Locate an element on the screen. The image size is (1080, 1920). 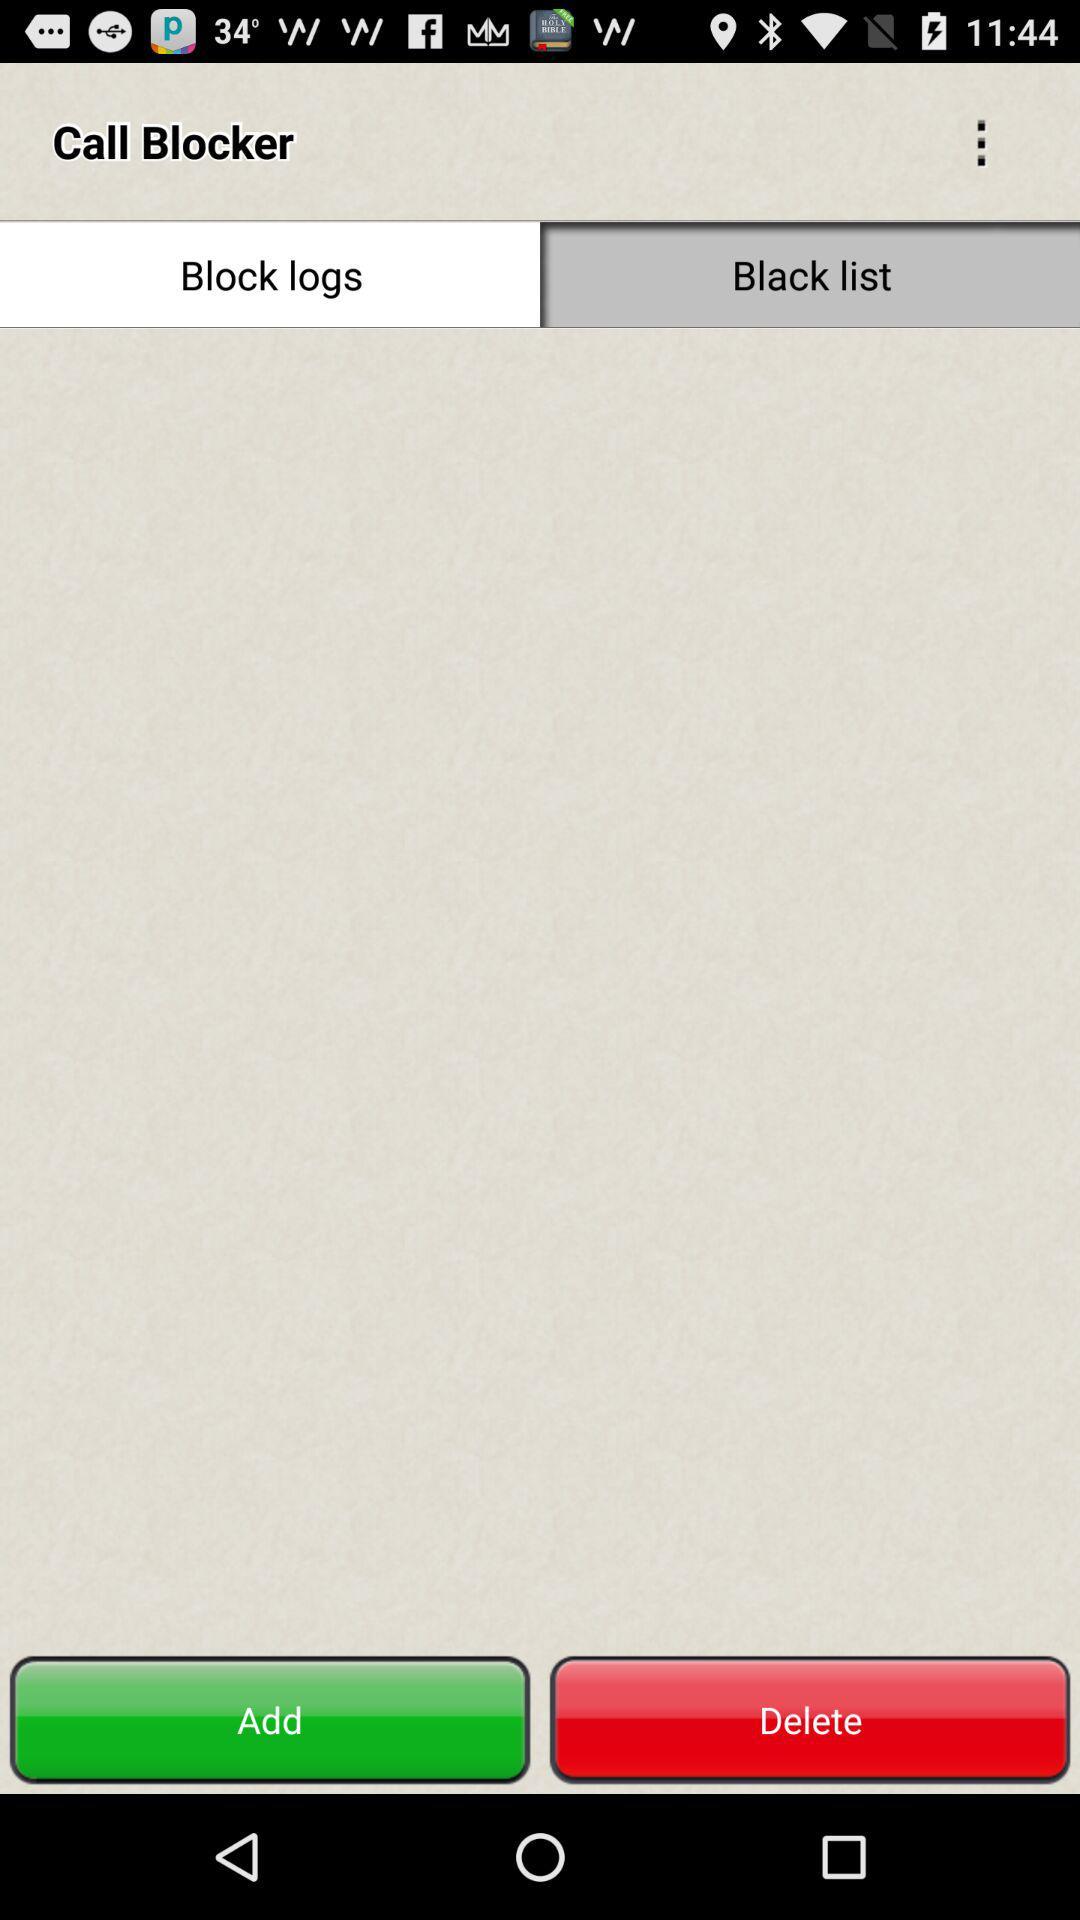
icon to the right of call blocker icon is located at coordinates (980, 140).